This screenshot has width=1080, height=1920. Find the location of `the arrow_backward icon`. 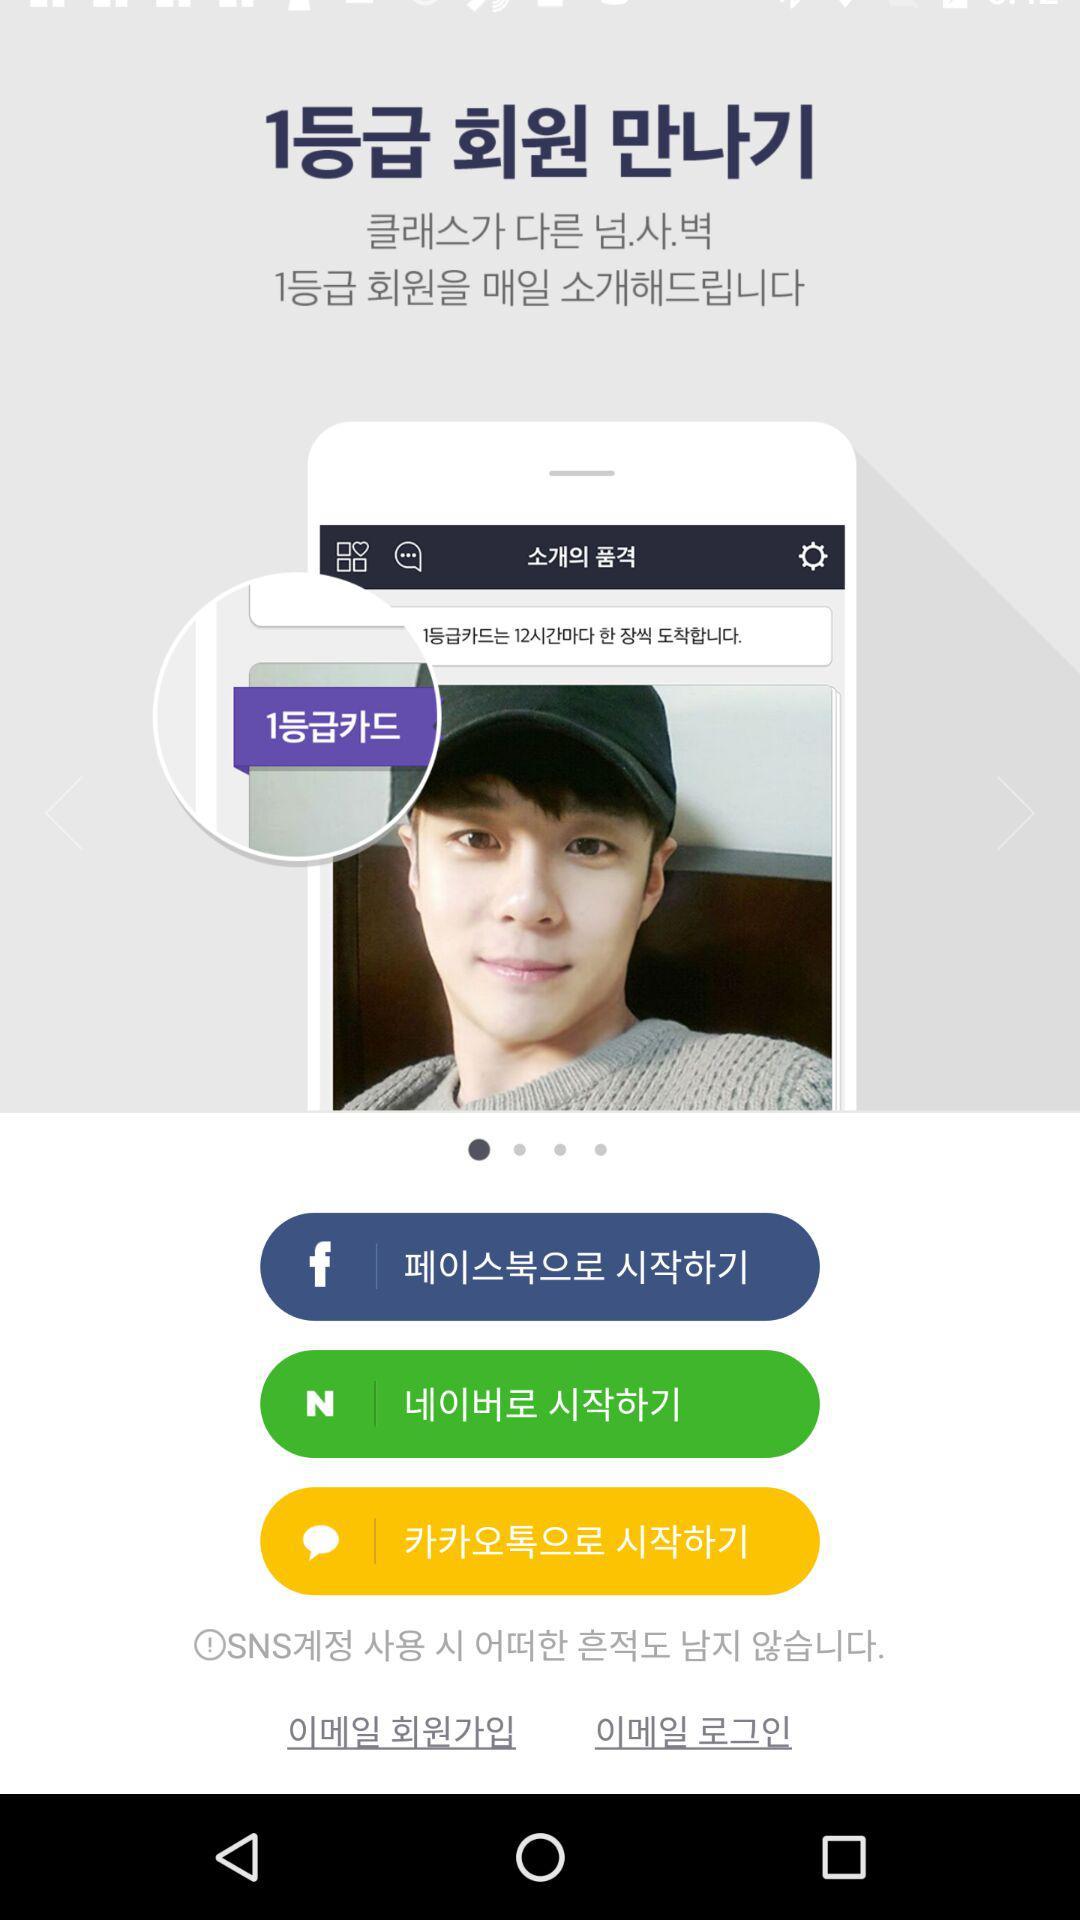

the arrow_backward icon is located at coordinates (63, 812).